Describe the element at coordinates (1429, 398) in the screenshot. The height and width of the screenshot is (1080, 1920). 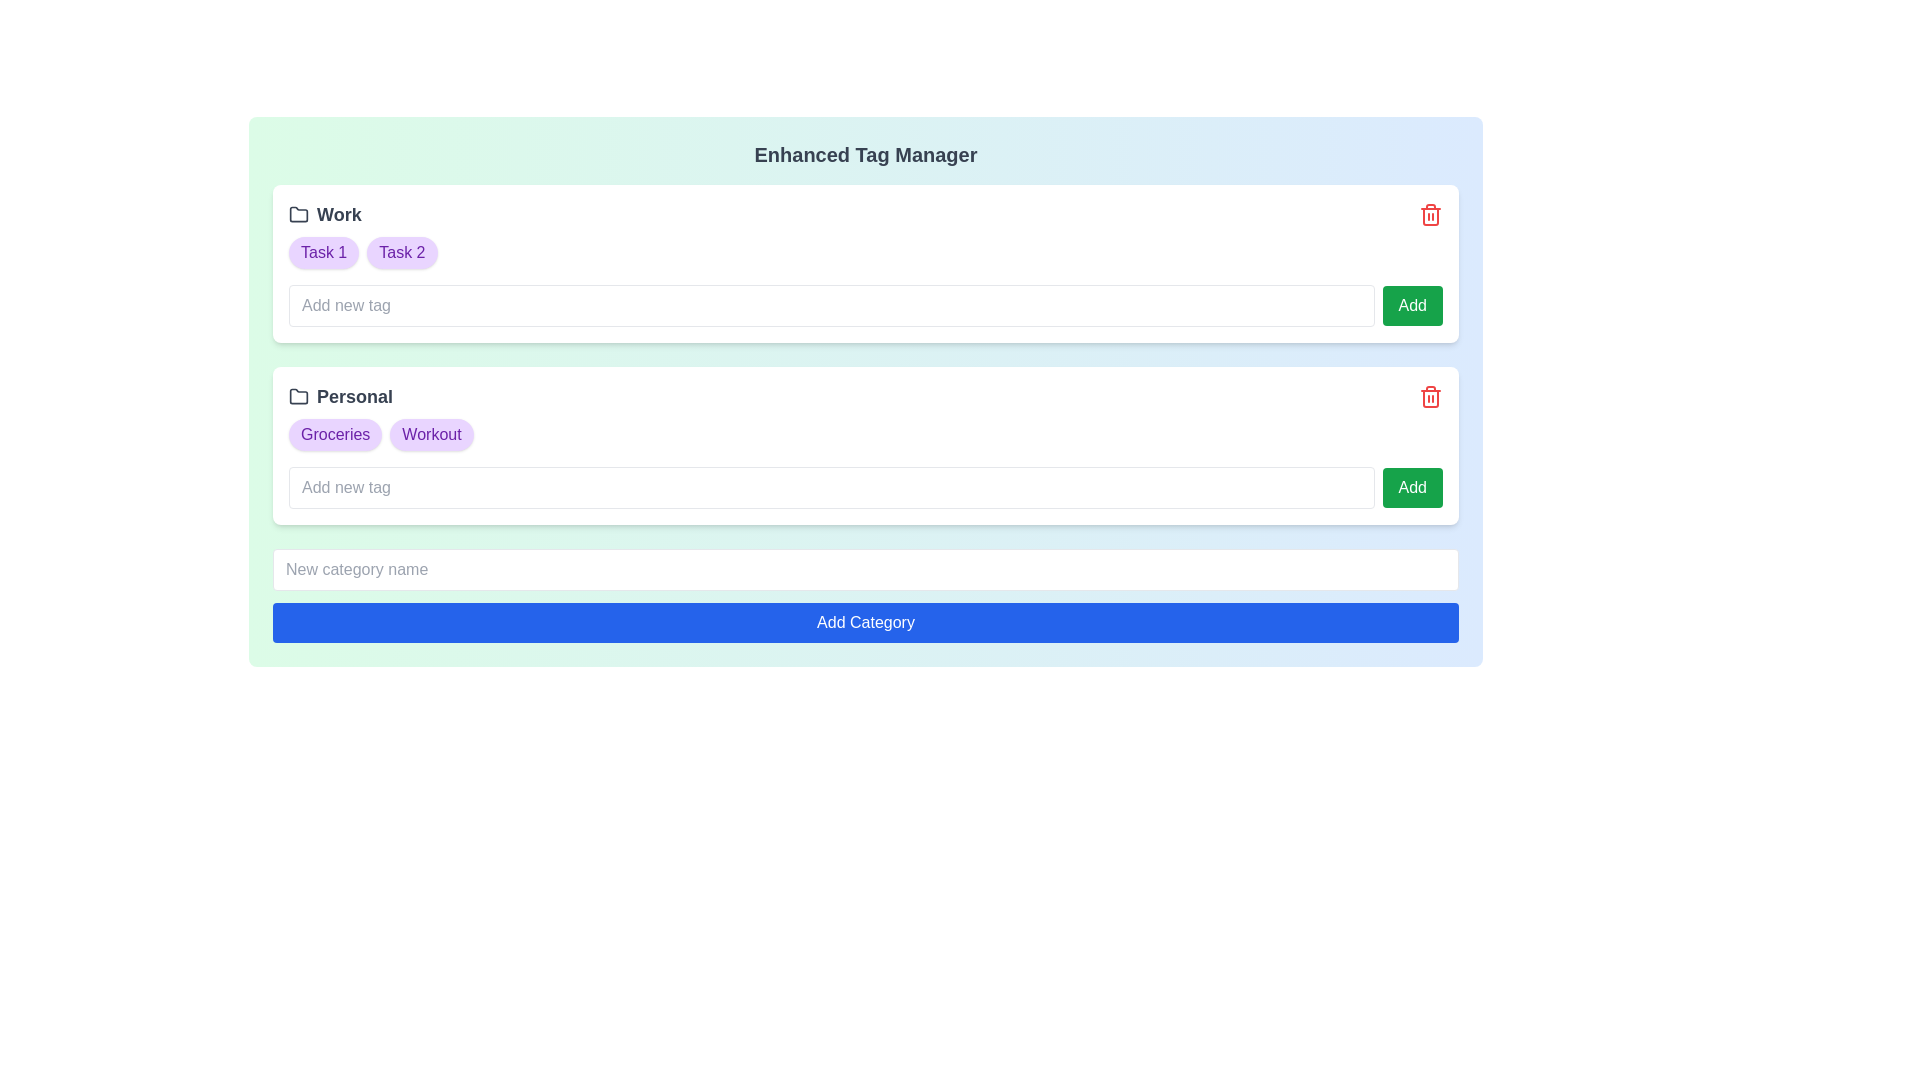
I see `the delete icon located in the top-right corner of the category section to initiate the delete action` at that location.